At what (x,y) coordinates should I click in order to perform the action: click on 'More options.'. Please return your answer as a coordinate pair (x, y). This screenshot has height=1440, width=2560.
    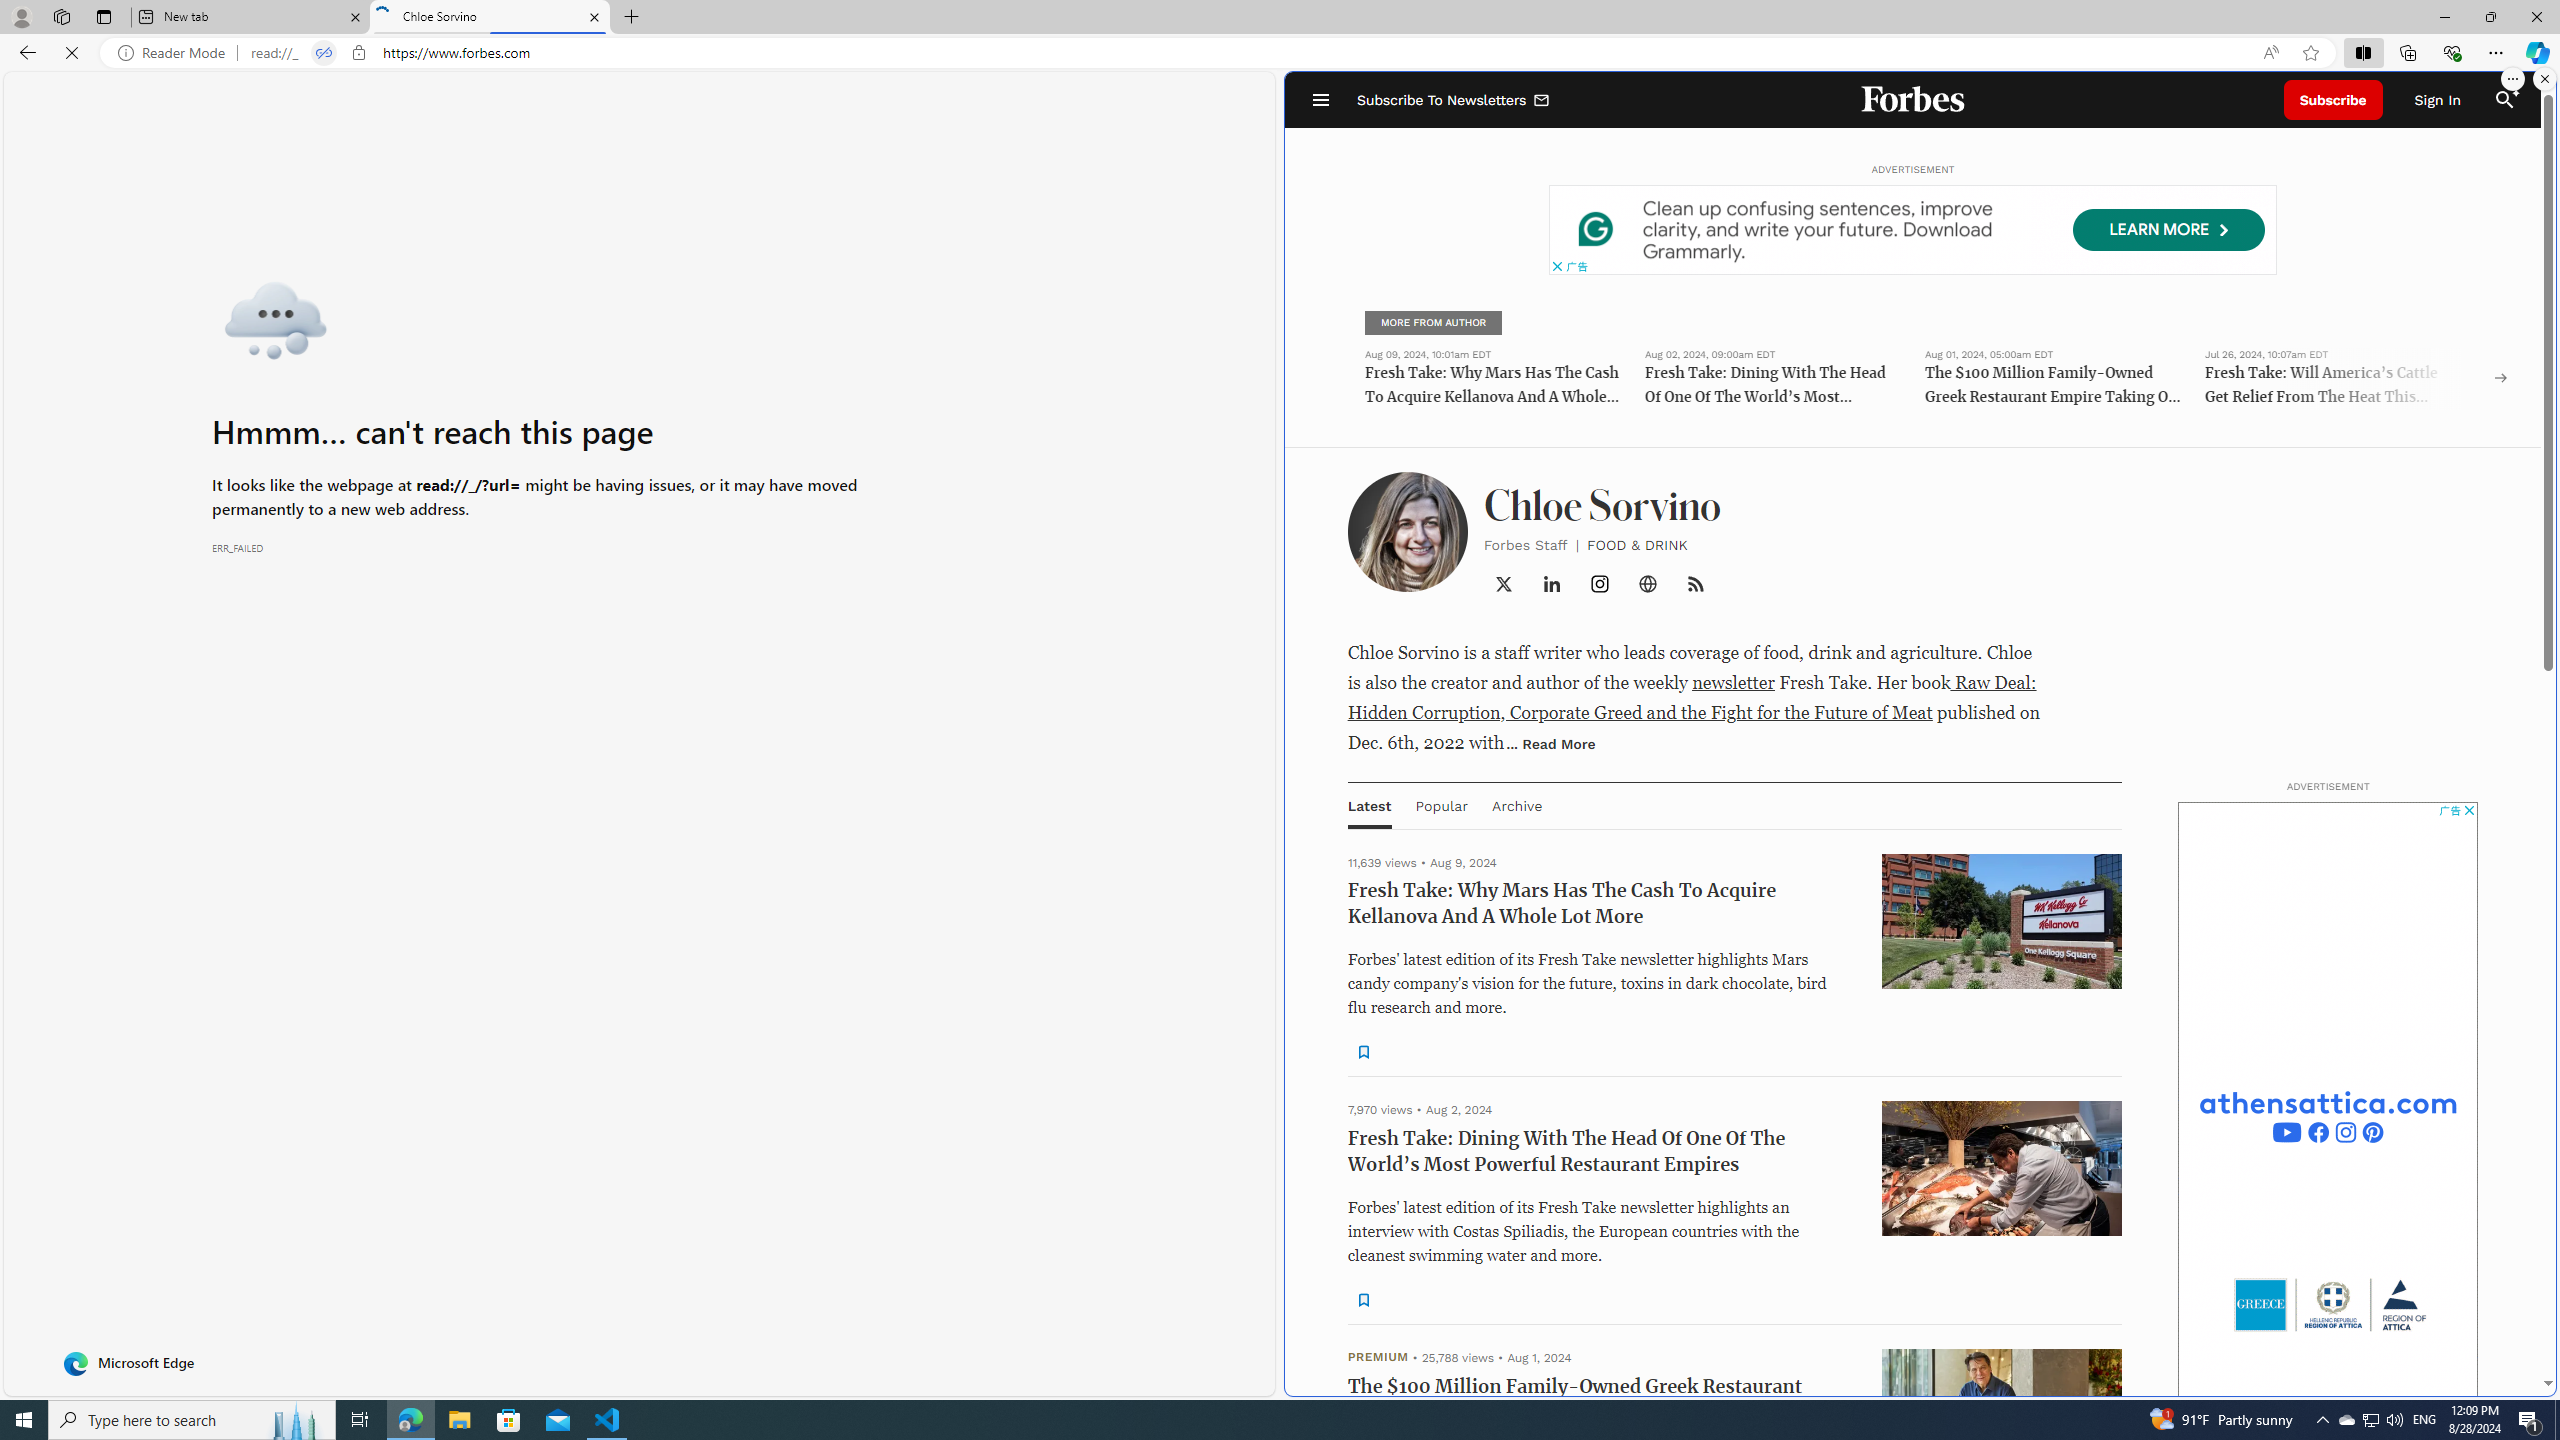
    Looking at the image, I should click on (2511, 78).